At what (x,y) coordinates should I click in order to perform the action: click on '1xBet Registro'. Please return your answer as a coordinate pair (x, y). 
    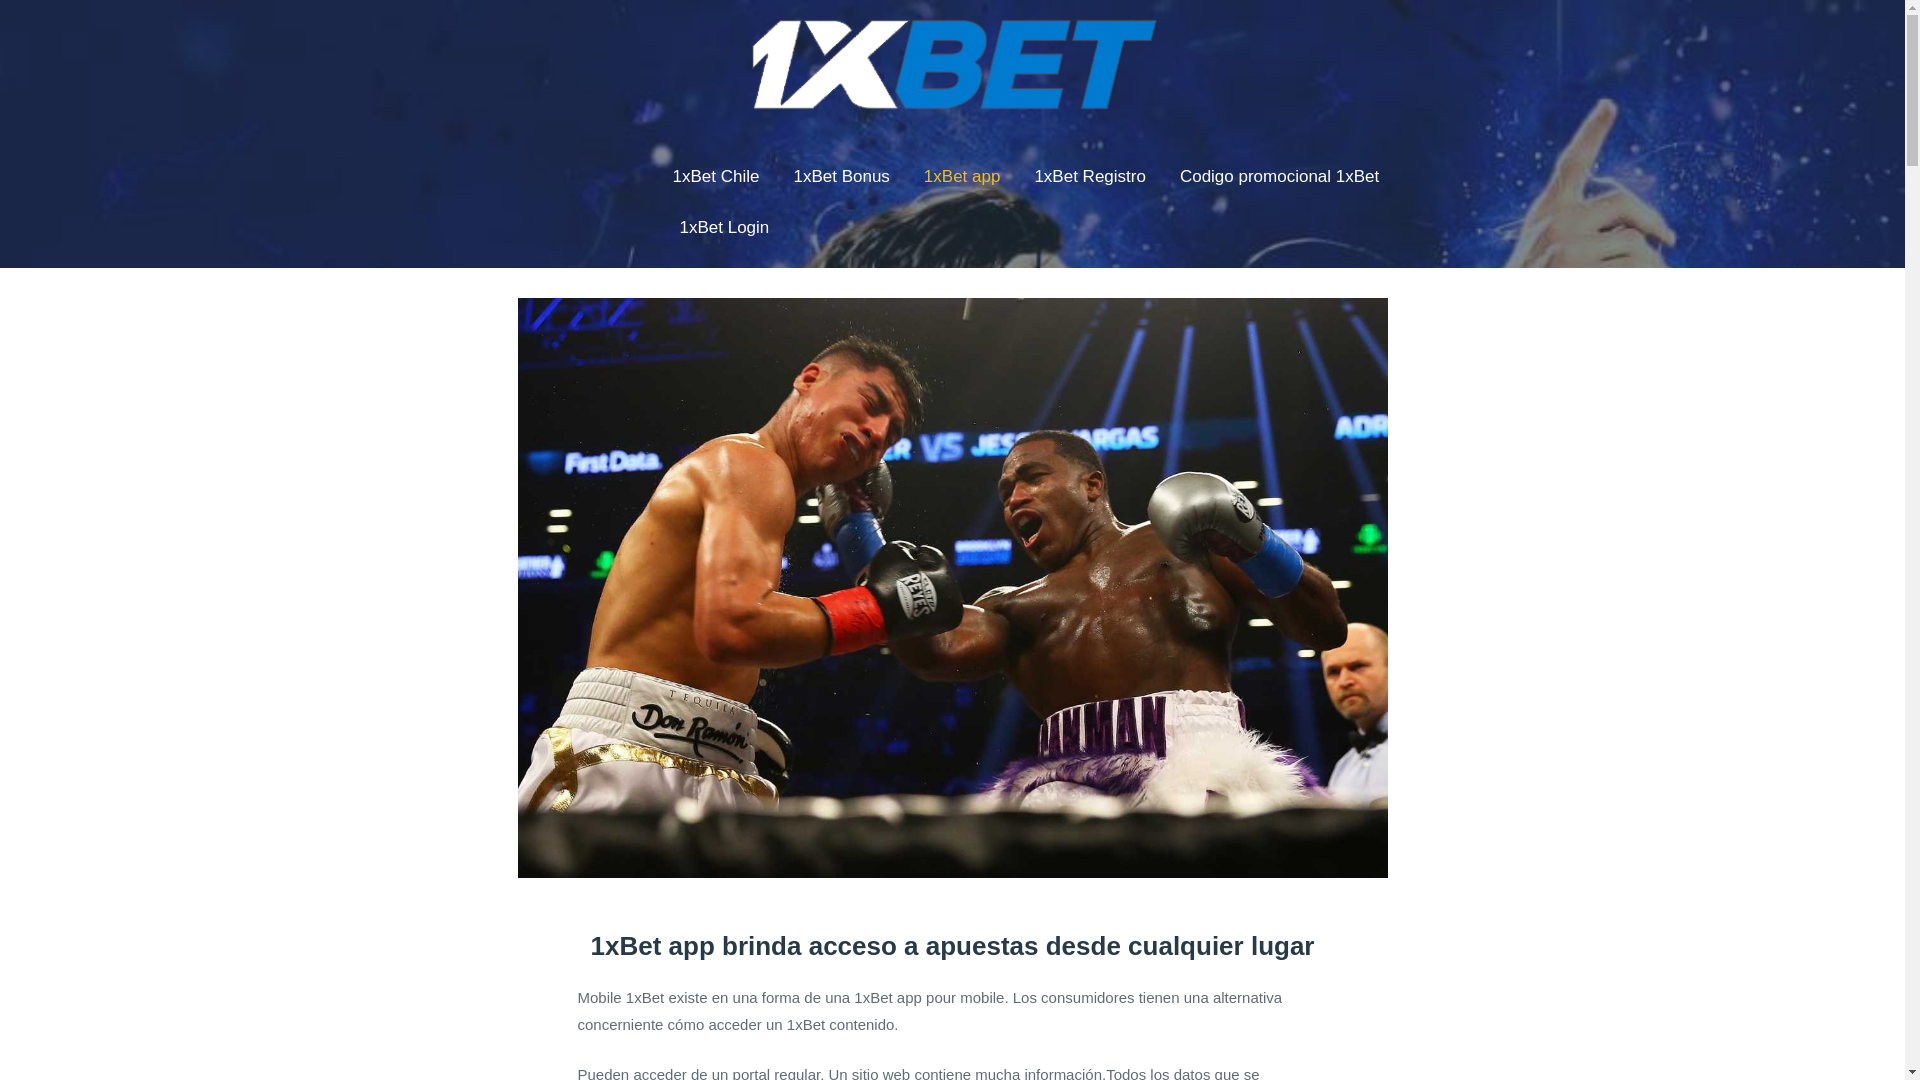
    Looking at the image, I should click on (1088, 176).